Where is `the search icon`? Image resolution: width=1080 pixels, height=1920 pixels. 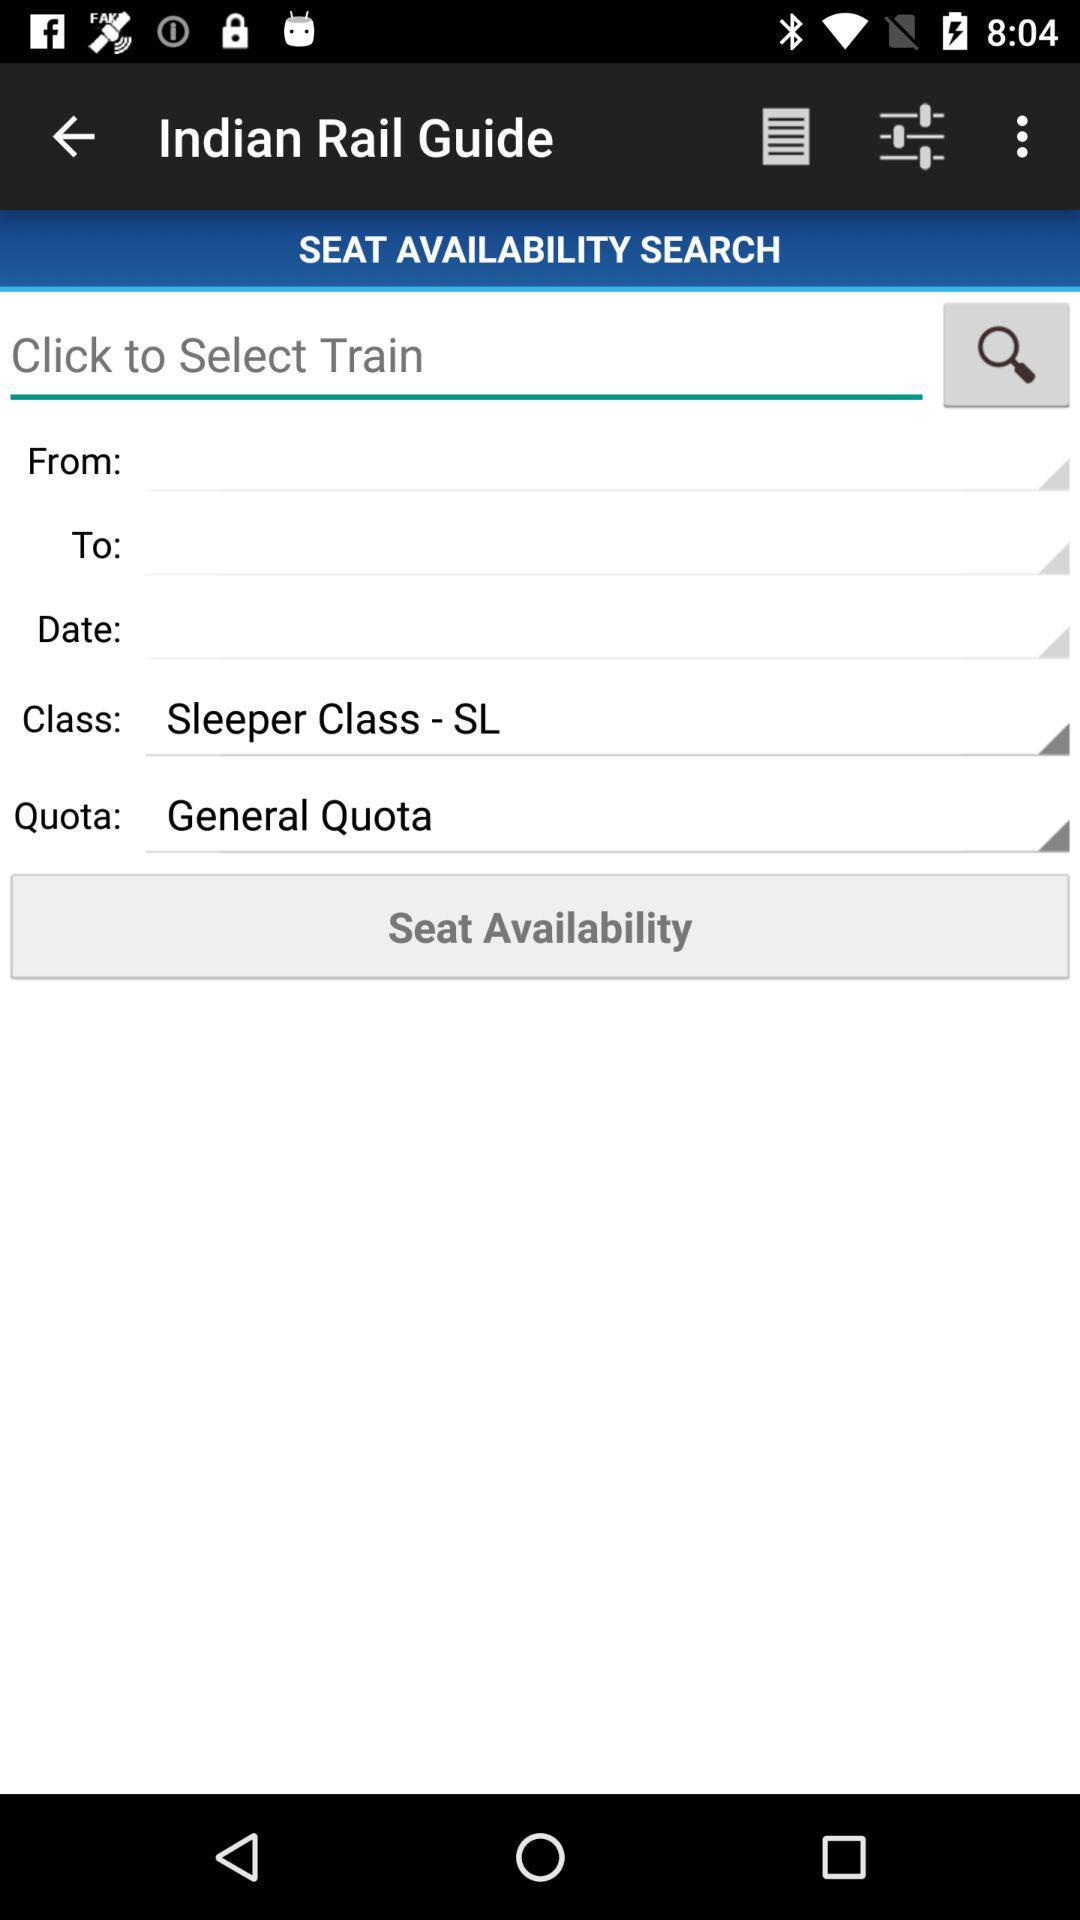 the search icon is located at coordinates (1006, 354).